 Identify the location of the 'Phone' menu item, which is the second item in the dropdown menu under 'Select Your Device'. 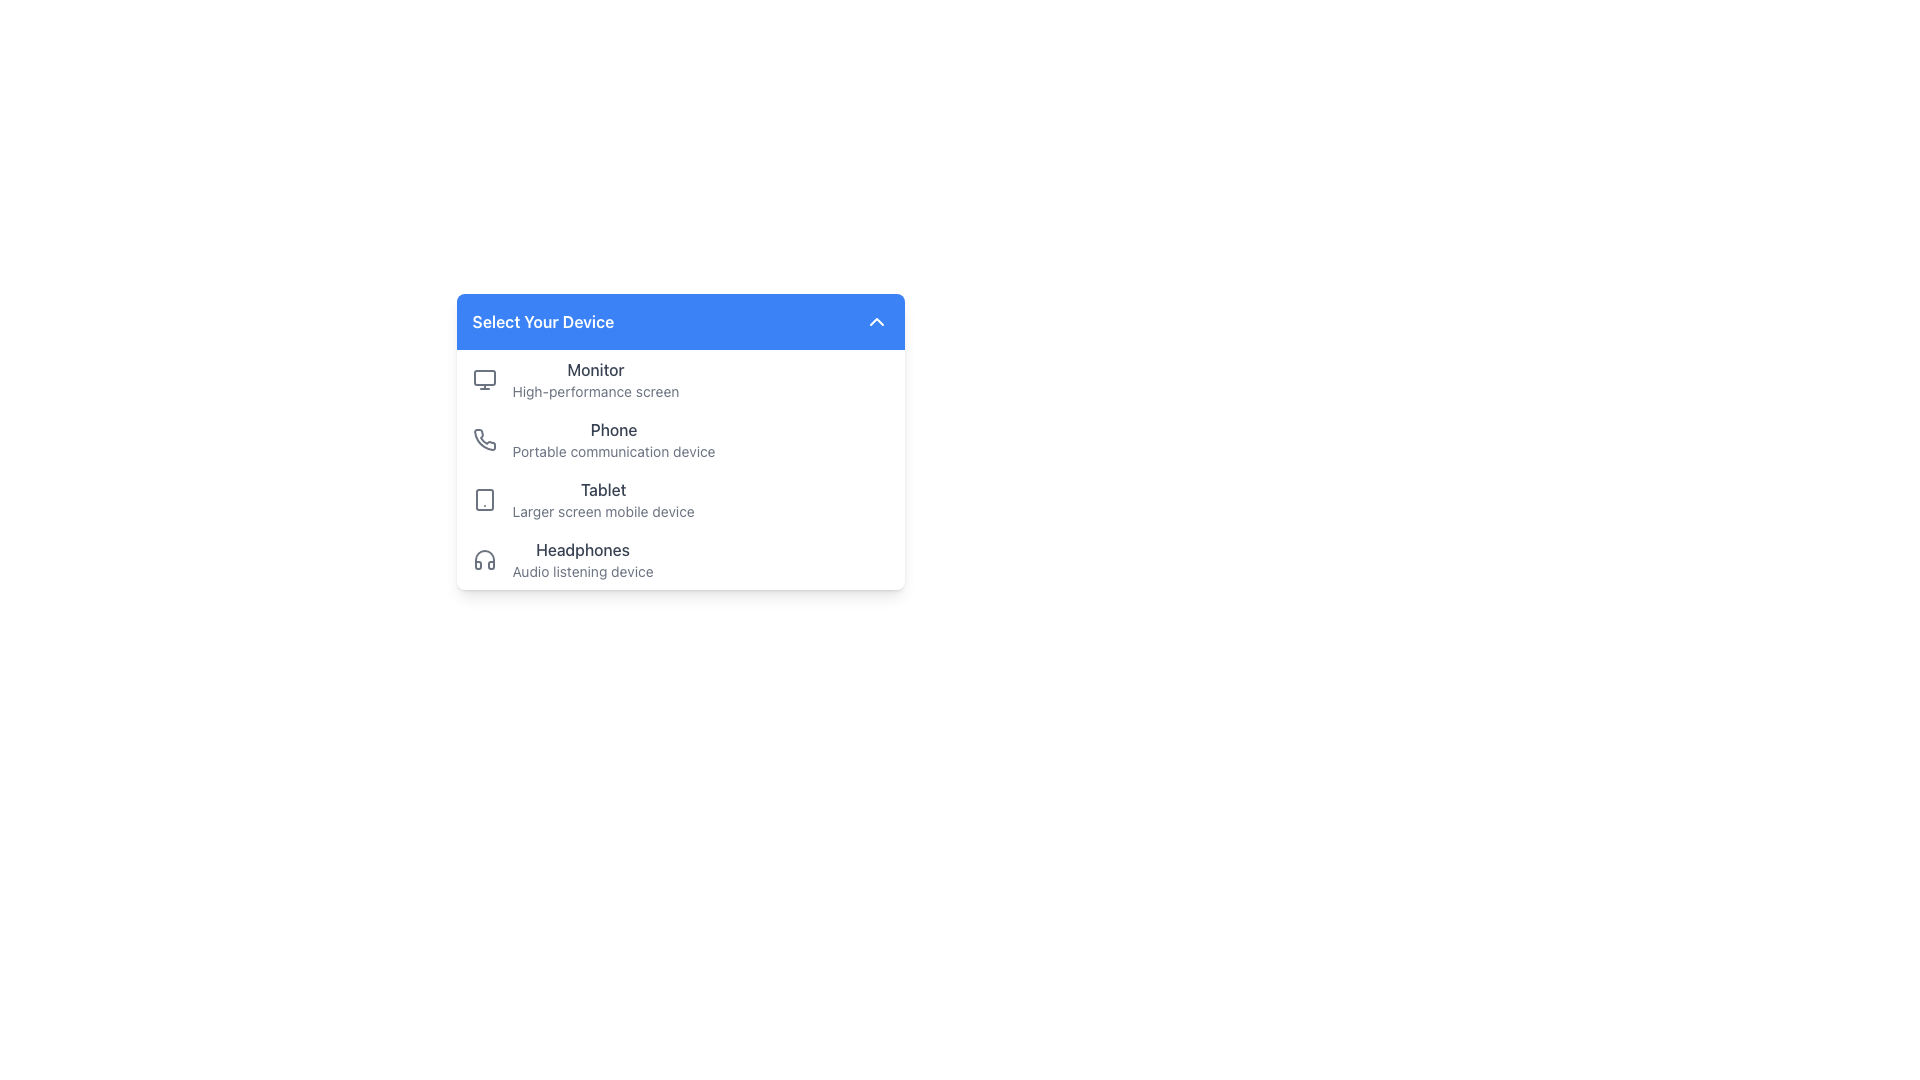
(613, 438).